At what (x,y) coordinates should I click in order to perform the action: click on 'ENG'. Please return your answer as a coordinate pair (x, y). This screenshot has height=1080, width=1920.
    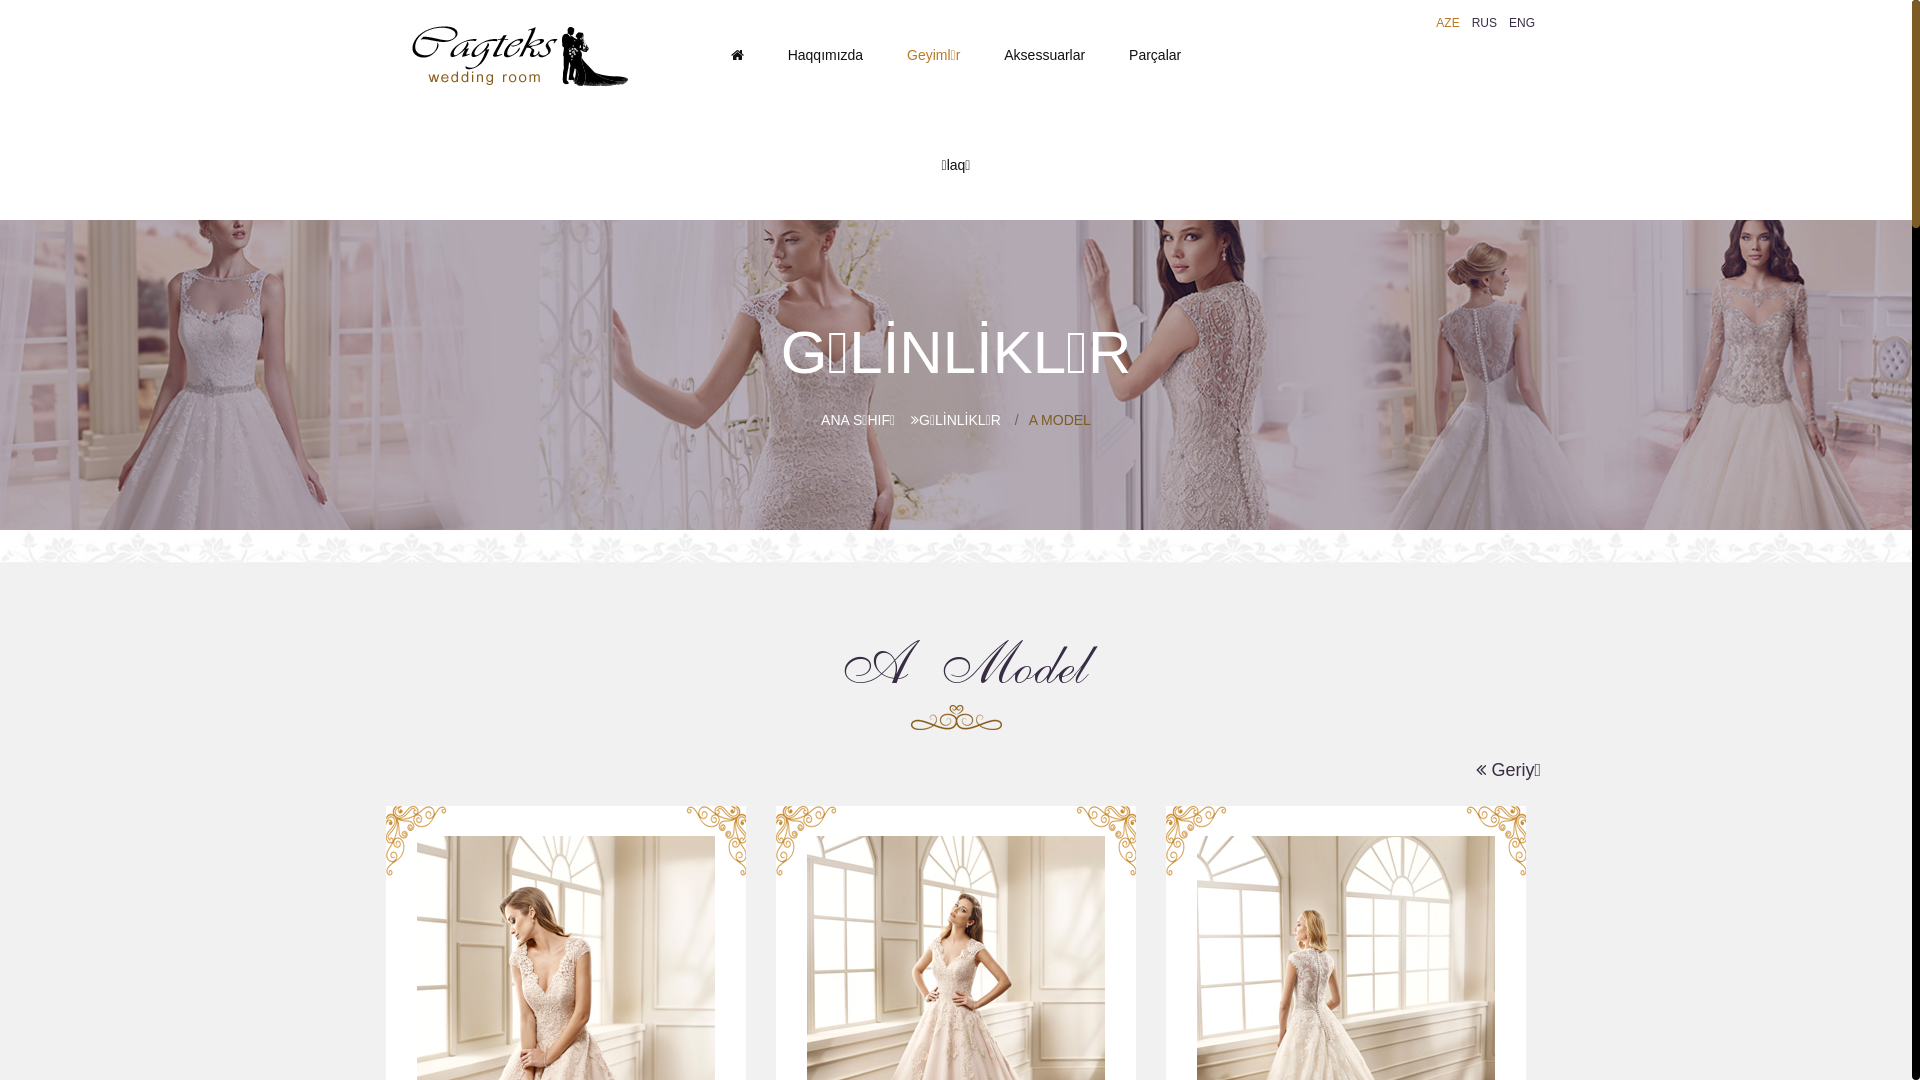
    Looking at the image, I should click on (1520, 23).